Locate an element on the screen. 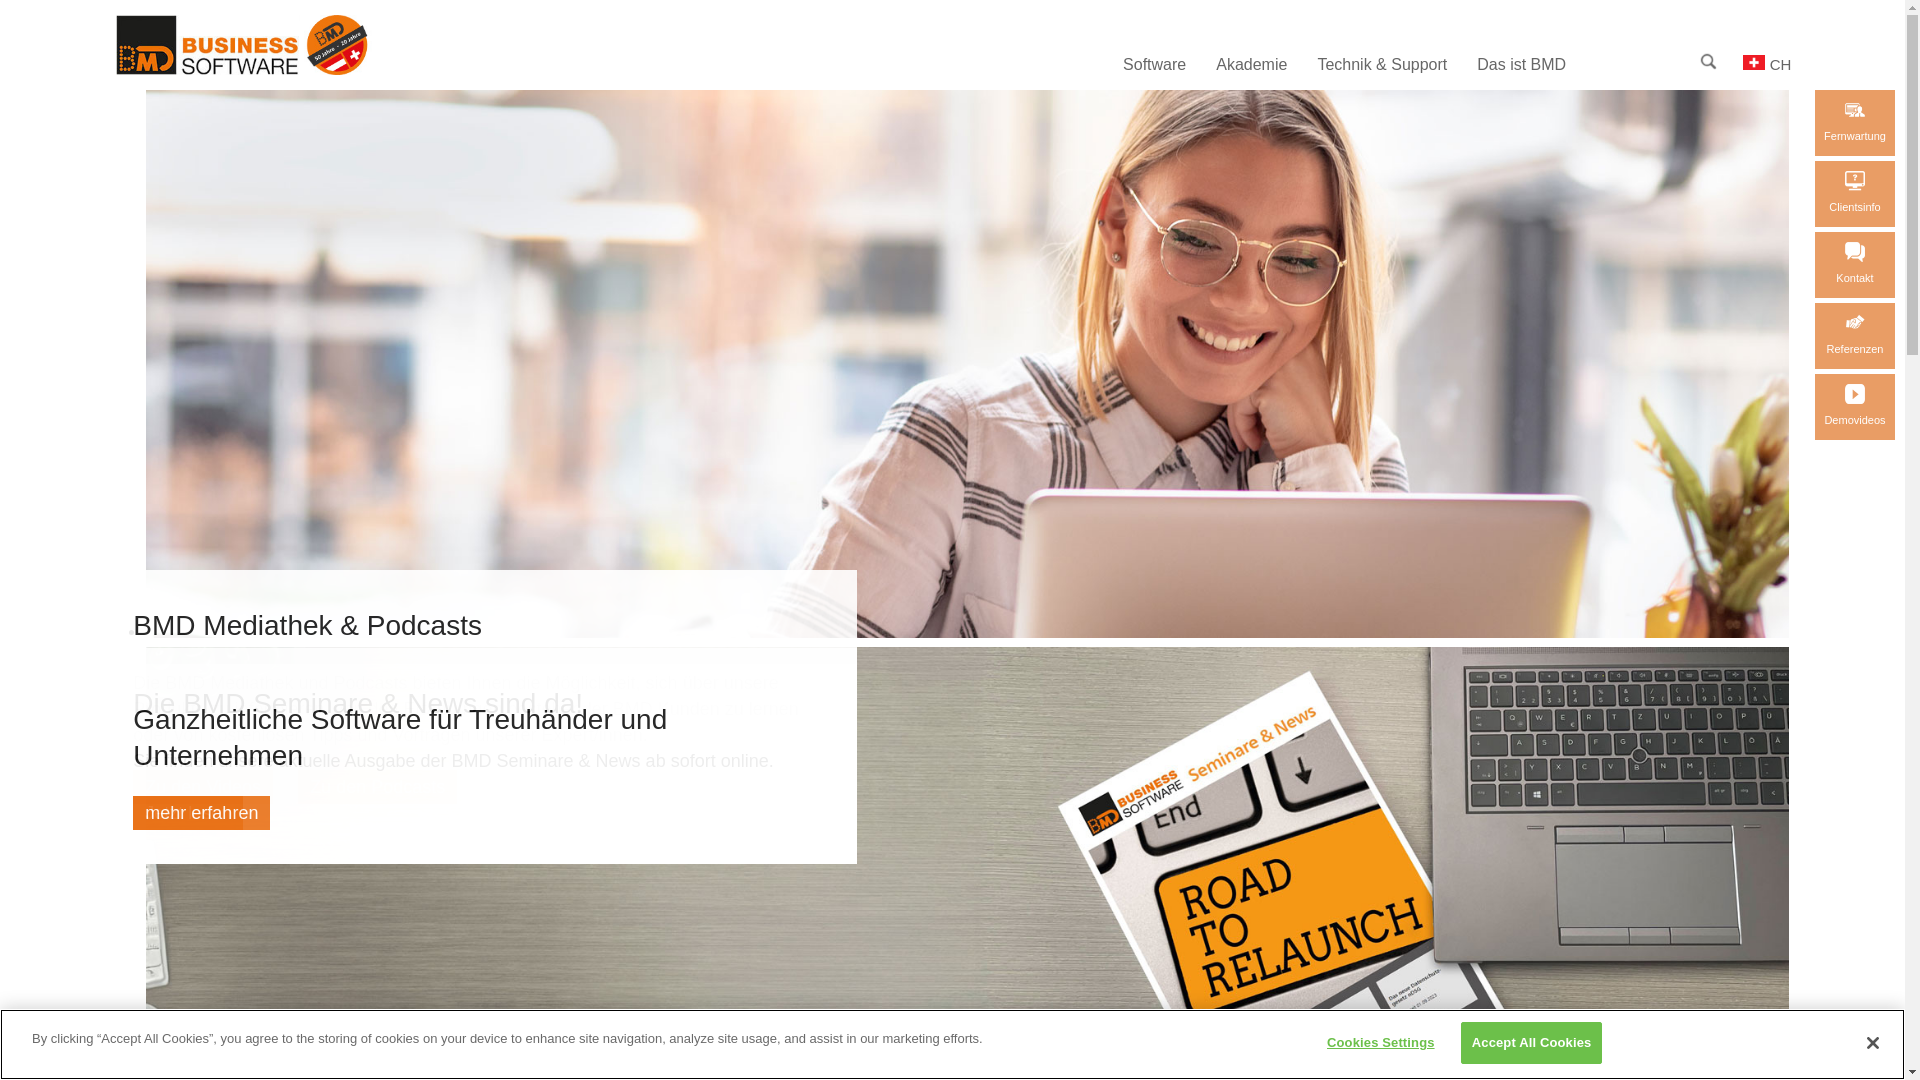 The image size is (1920, 1080). 'BMD Schweiz AG' is located at coordinates (114, 45).